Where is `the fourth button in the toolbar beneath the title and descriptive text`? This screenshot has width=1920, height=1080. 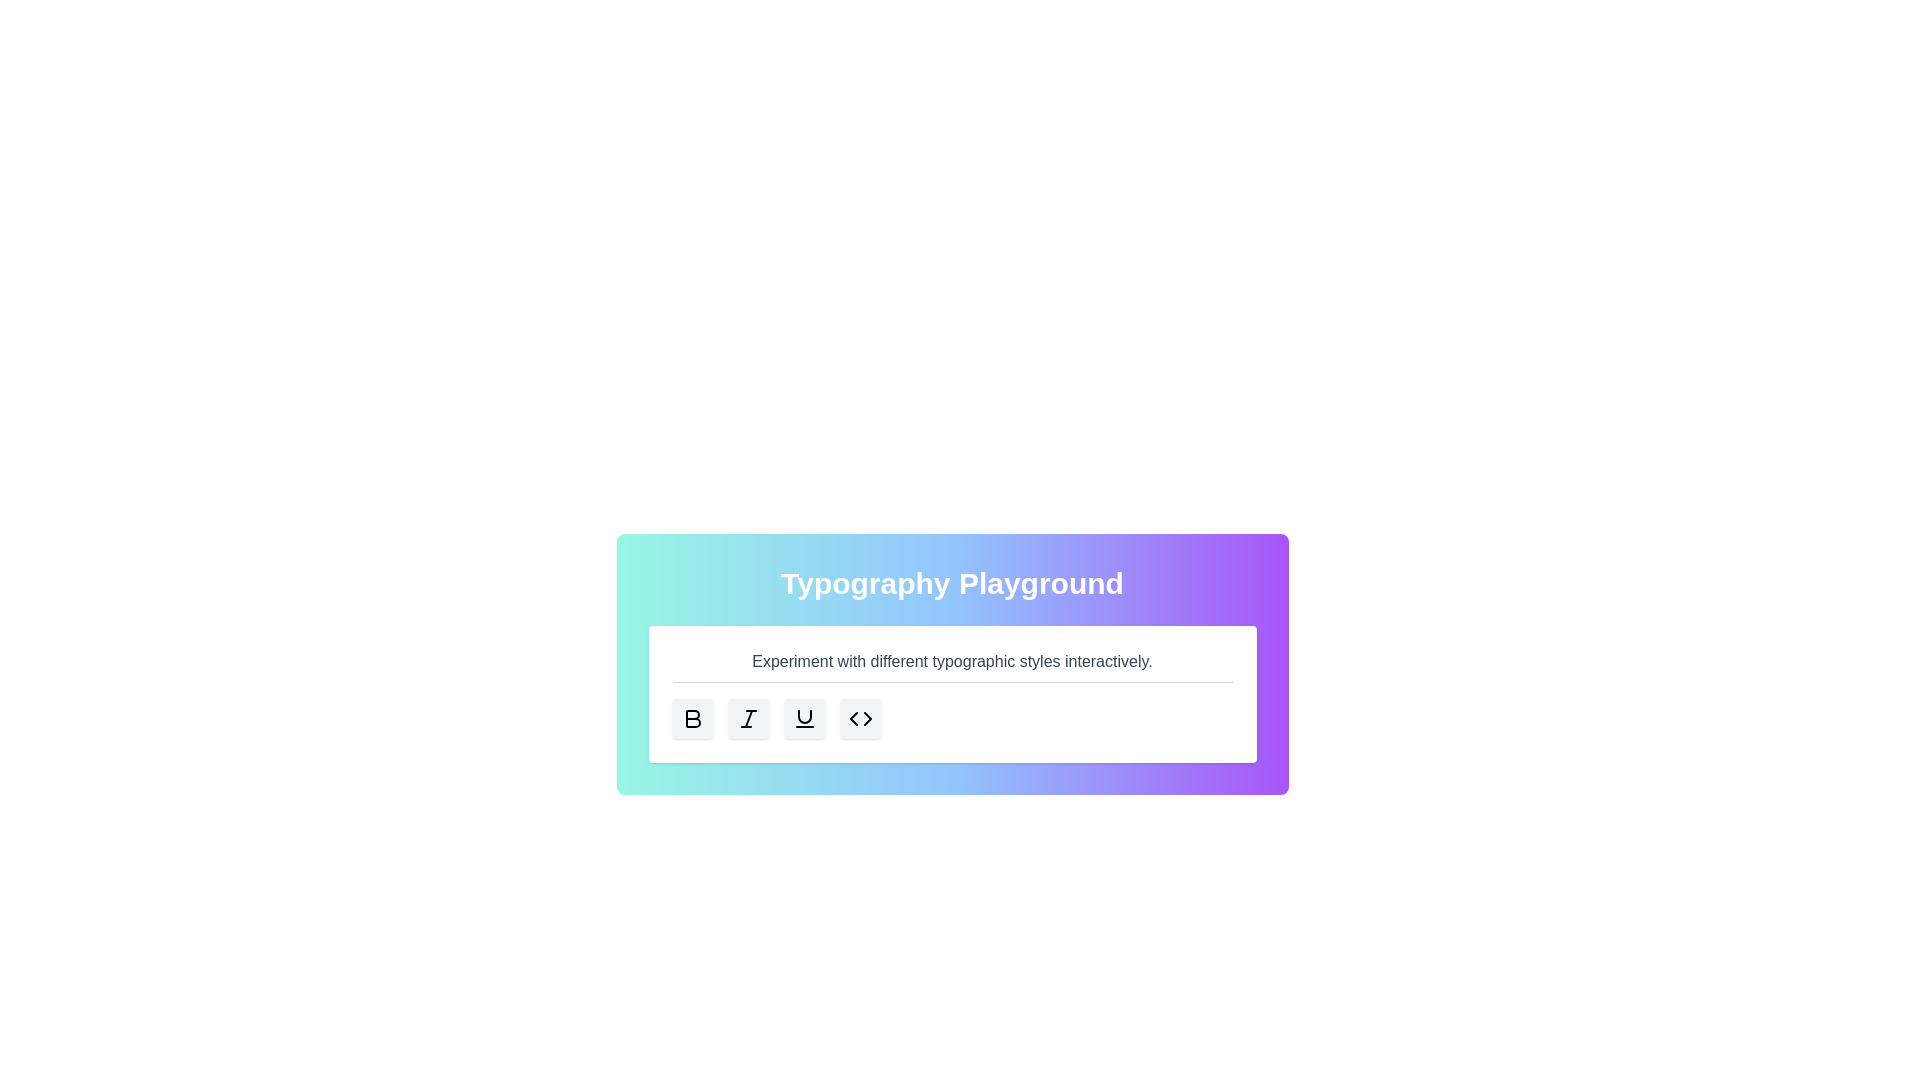 the fourth button in the toolbar beneath the title and descriptive text is located at coordinates (860, 717).